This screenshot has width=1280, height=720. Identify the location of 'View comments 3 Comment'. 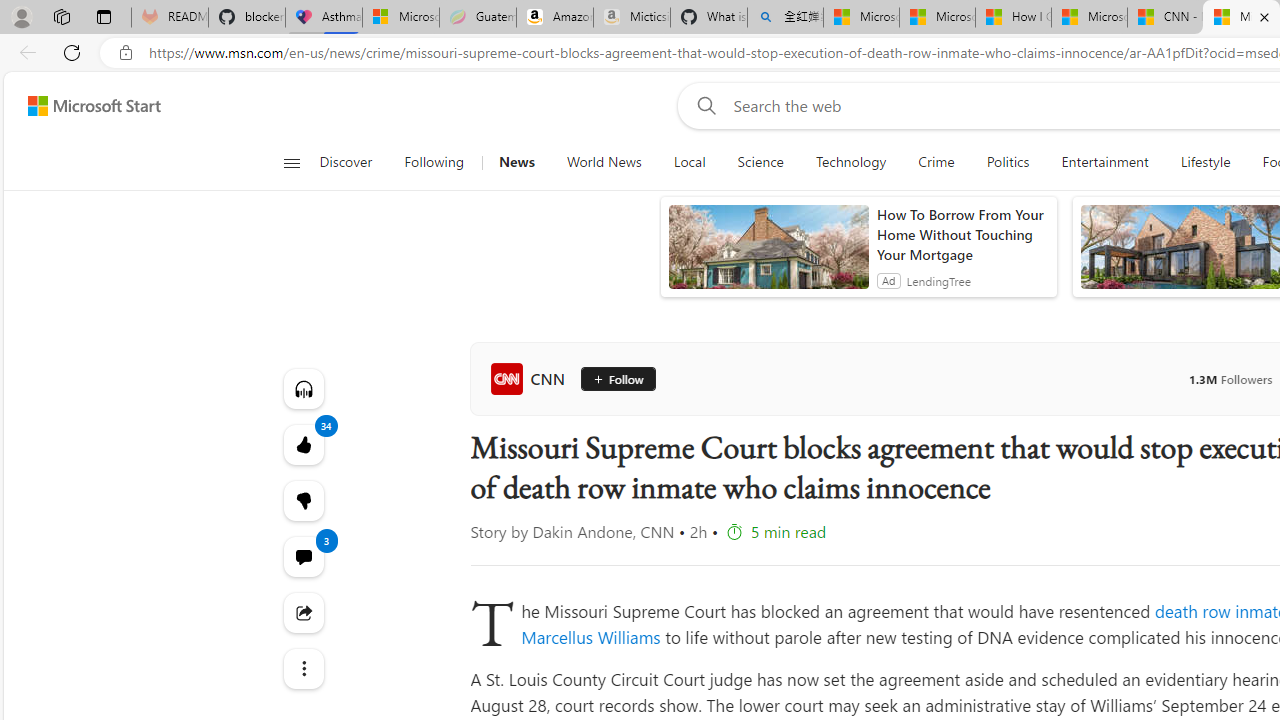
(302, 556).